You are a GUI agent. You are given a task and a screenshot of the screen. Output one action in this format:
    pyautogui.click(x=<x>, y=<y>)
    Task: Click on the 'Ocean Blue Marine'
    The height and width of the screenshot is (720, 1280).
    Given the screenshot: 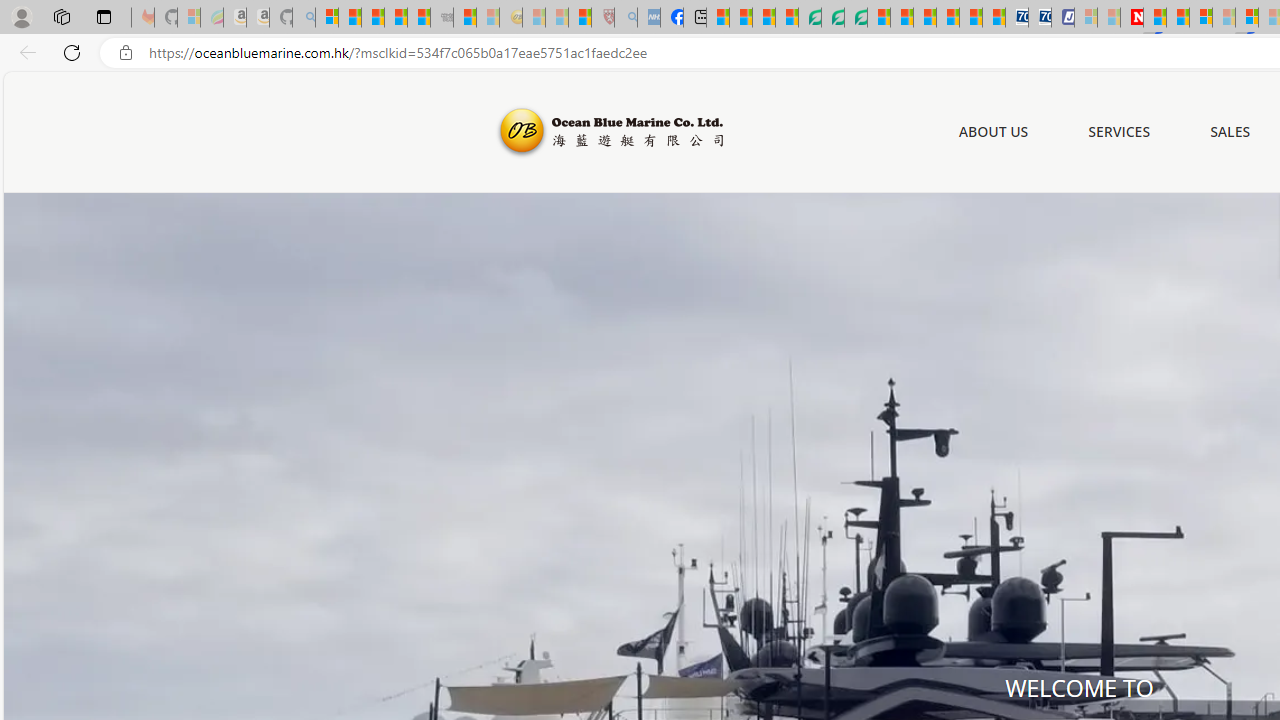 What is the action you would take?
    pyautogui.click(x=607, y=132)
    